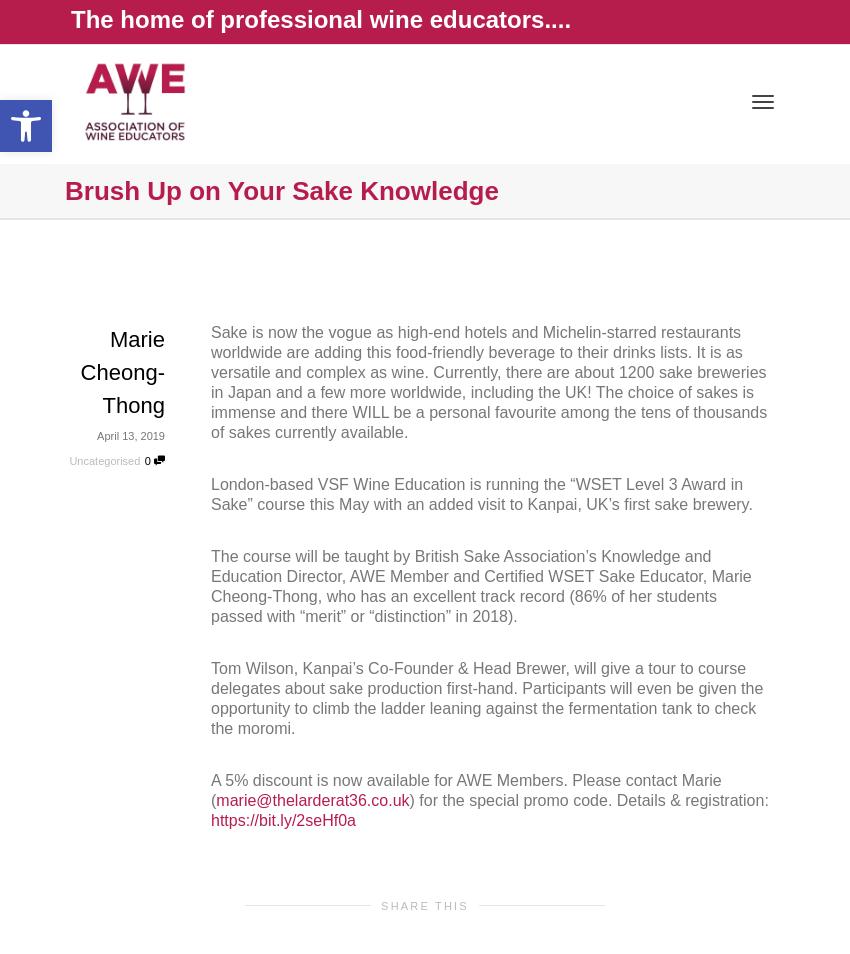 This screenshot has height=954, width=850. I want to click on 'Marie Cheong-Thong', so click(121, 372).